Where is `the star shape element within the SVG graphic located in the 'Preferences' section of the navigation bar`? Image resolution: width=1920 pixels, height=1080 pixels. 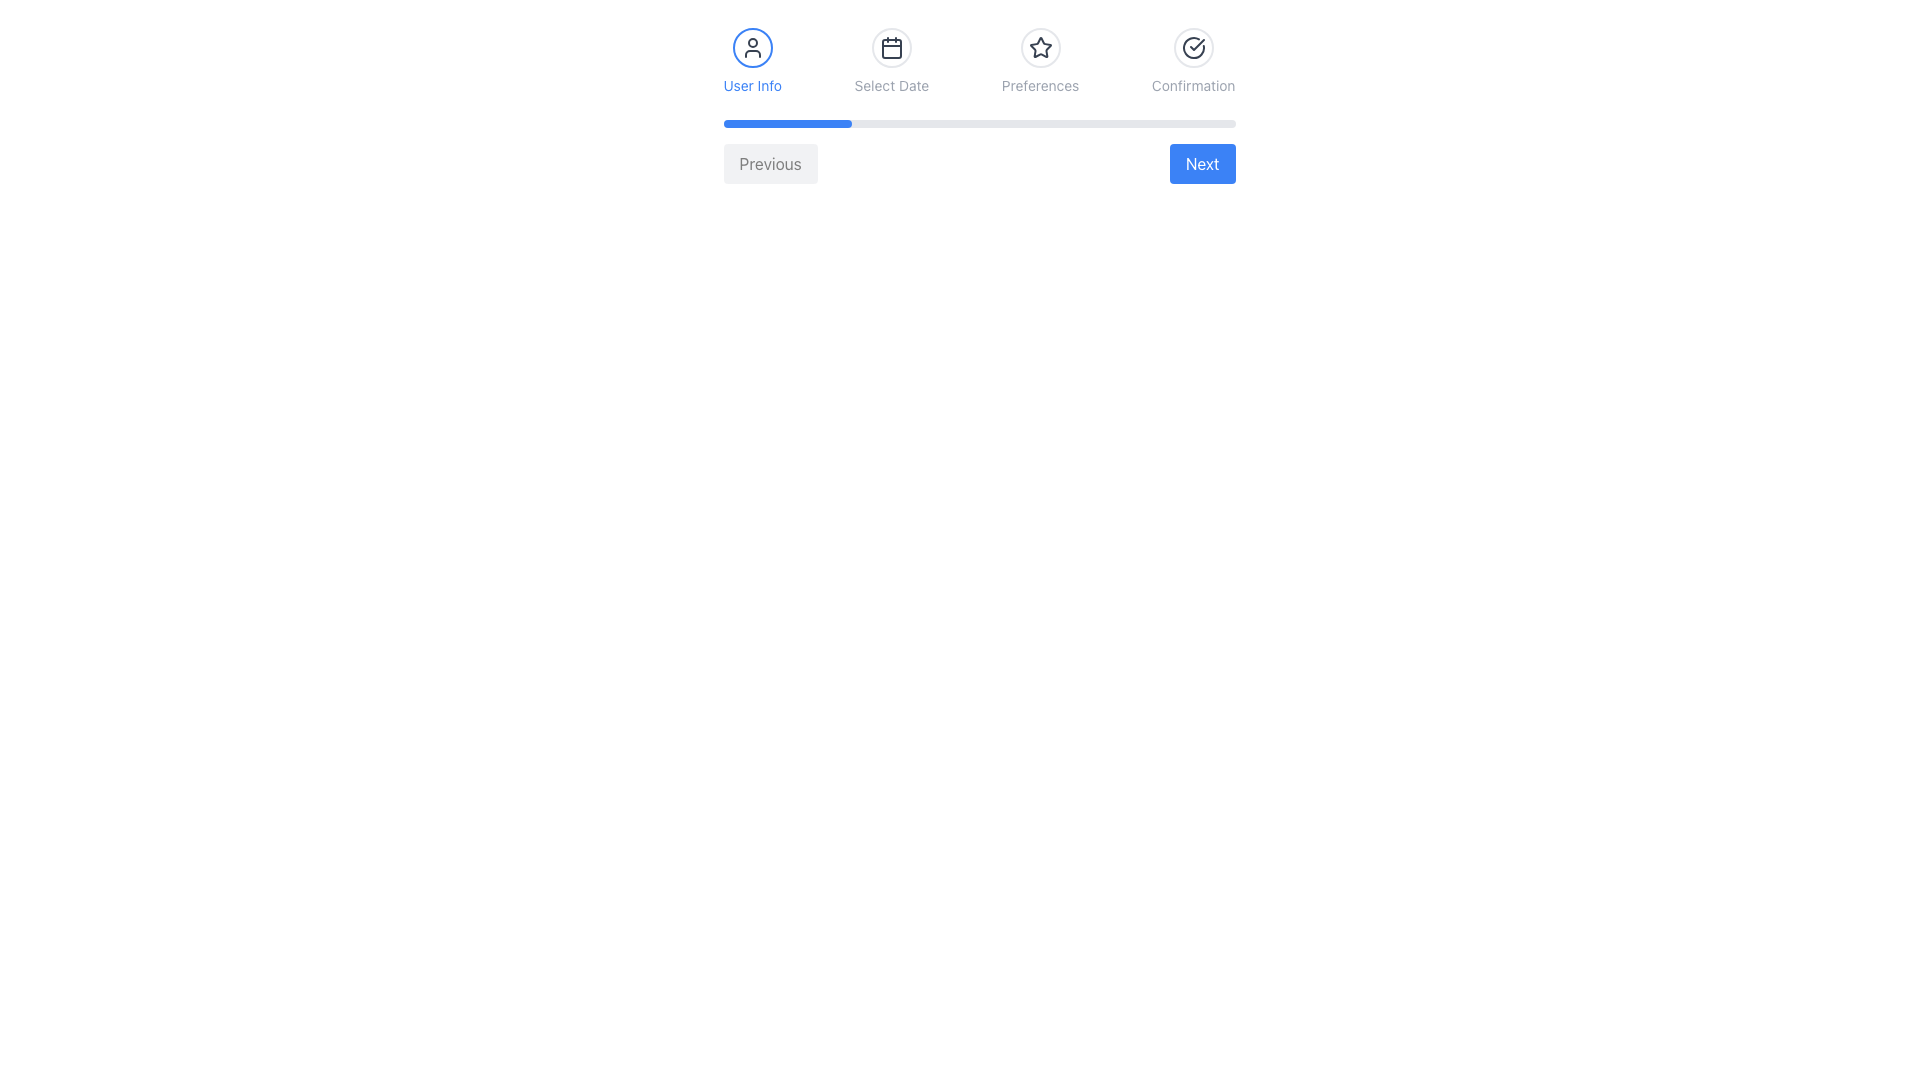
the star shape element within the SVG graphic located in the 'Preferences' section of the navigation bar is located at coordinates (1040, 46).